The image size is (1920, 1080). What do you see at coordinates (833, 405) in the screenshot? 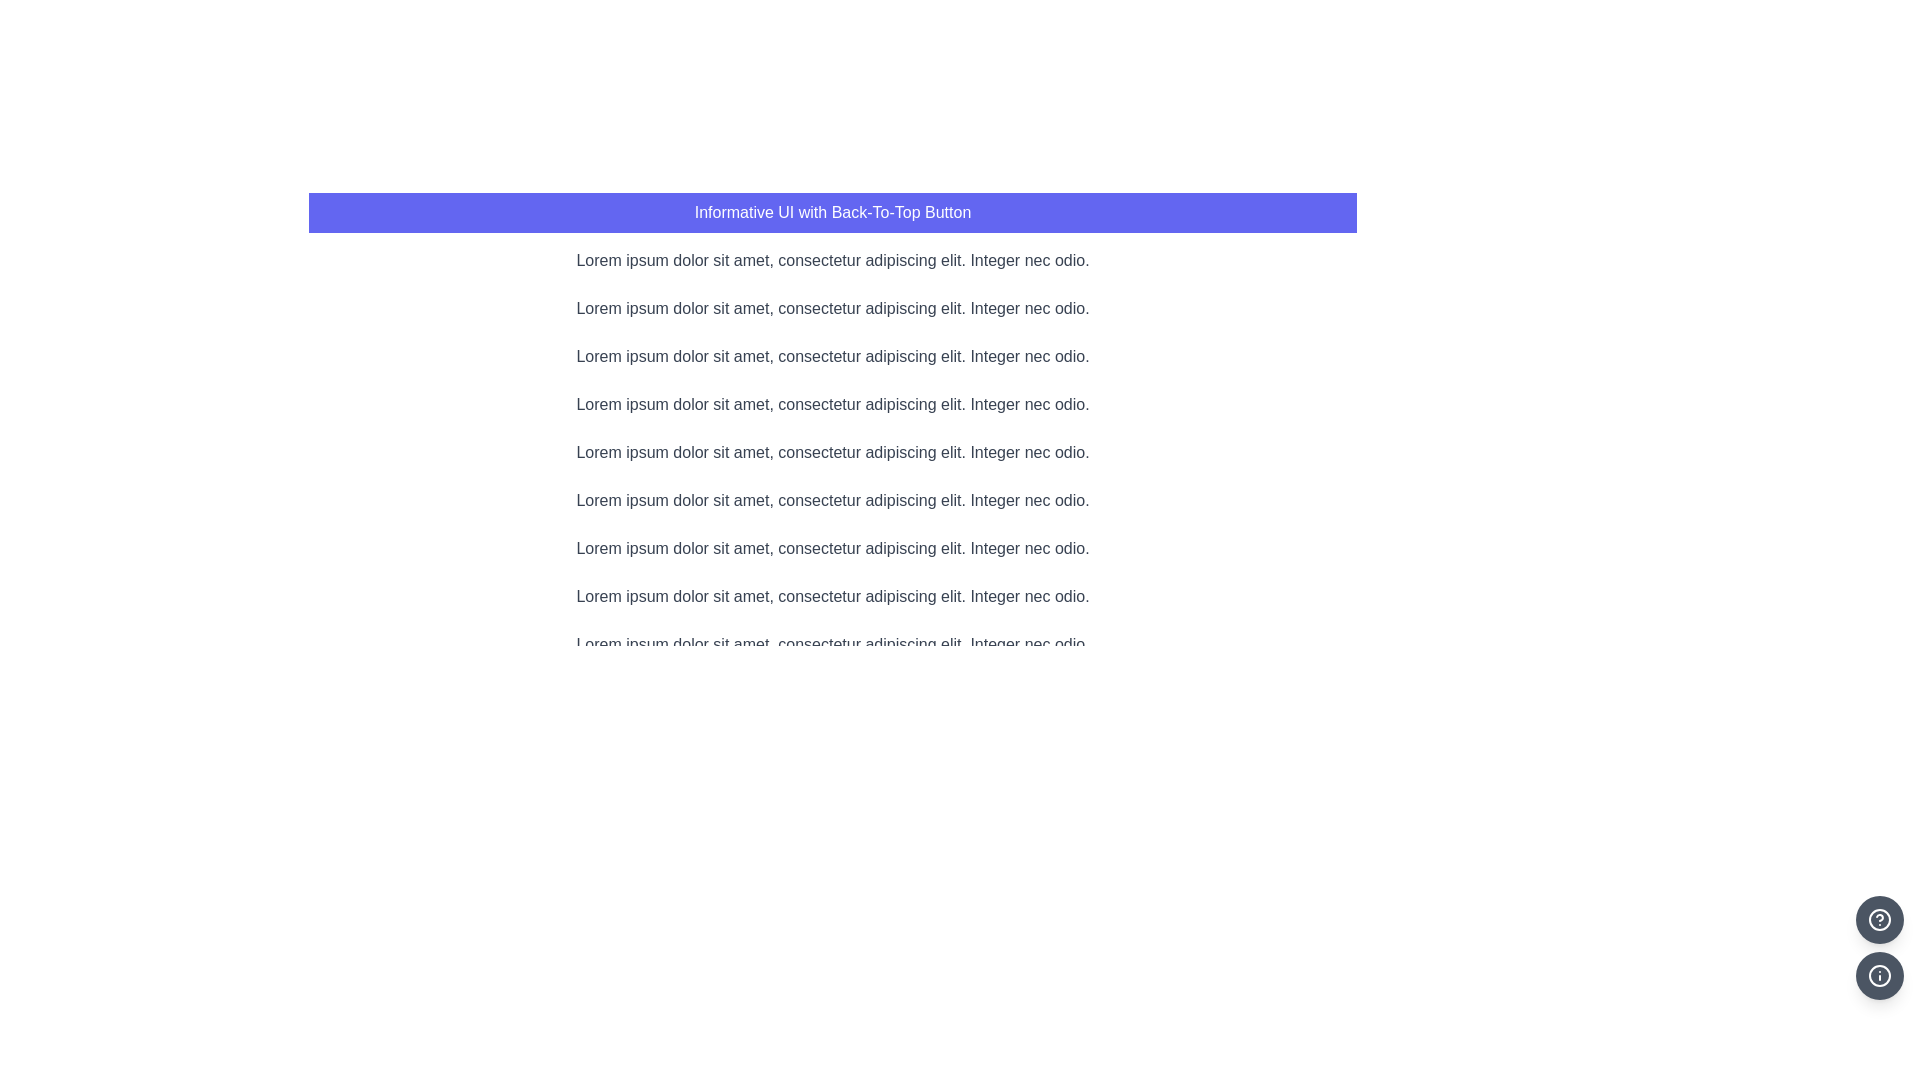
I see `text element containing 'Lorem ipsum dolor sit amet, consectetur adipiscing elit. Integer nec odio.' which is the fourth item in a vertically stacked list of text elements` at bounding box center [833, 405].